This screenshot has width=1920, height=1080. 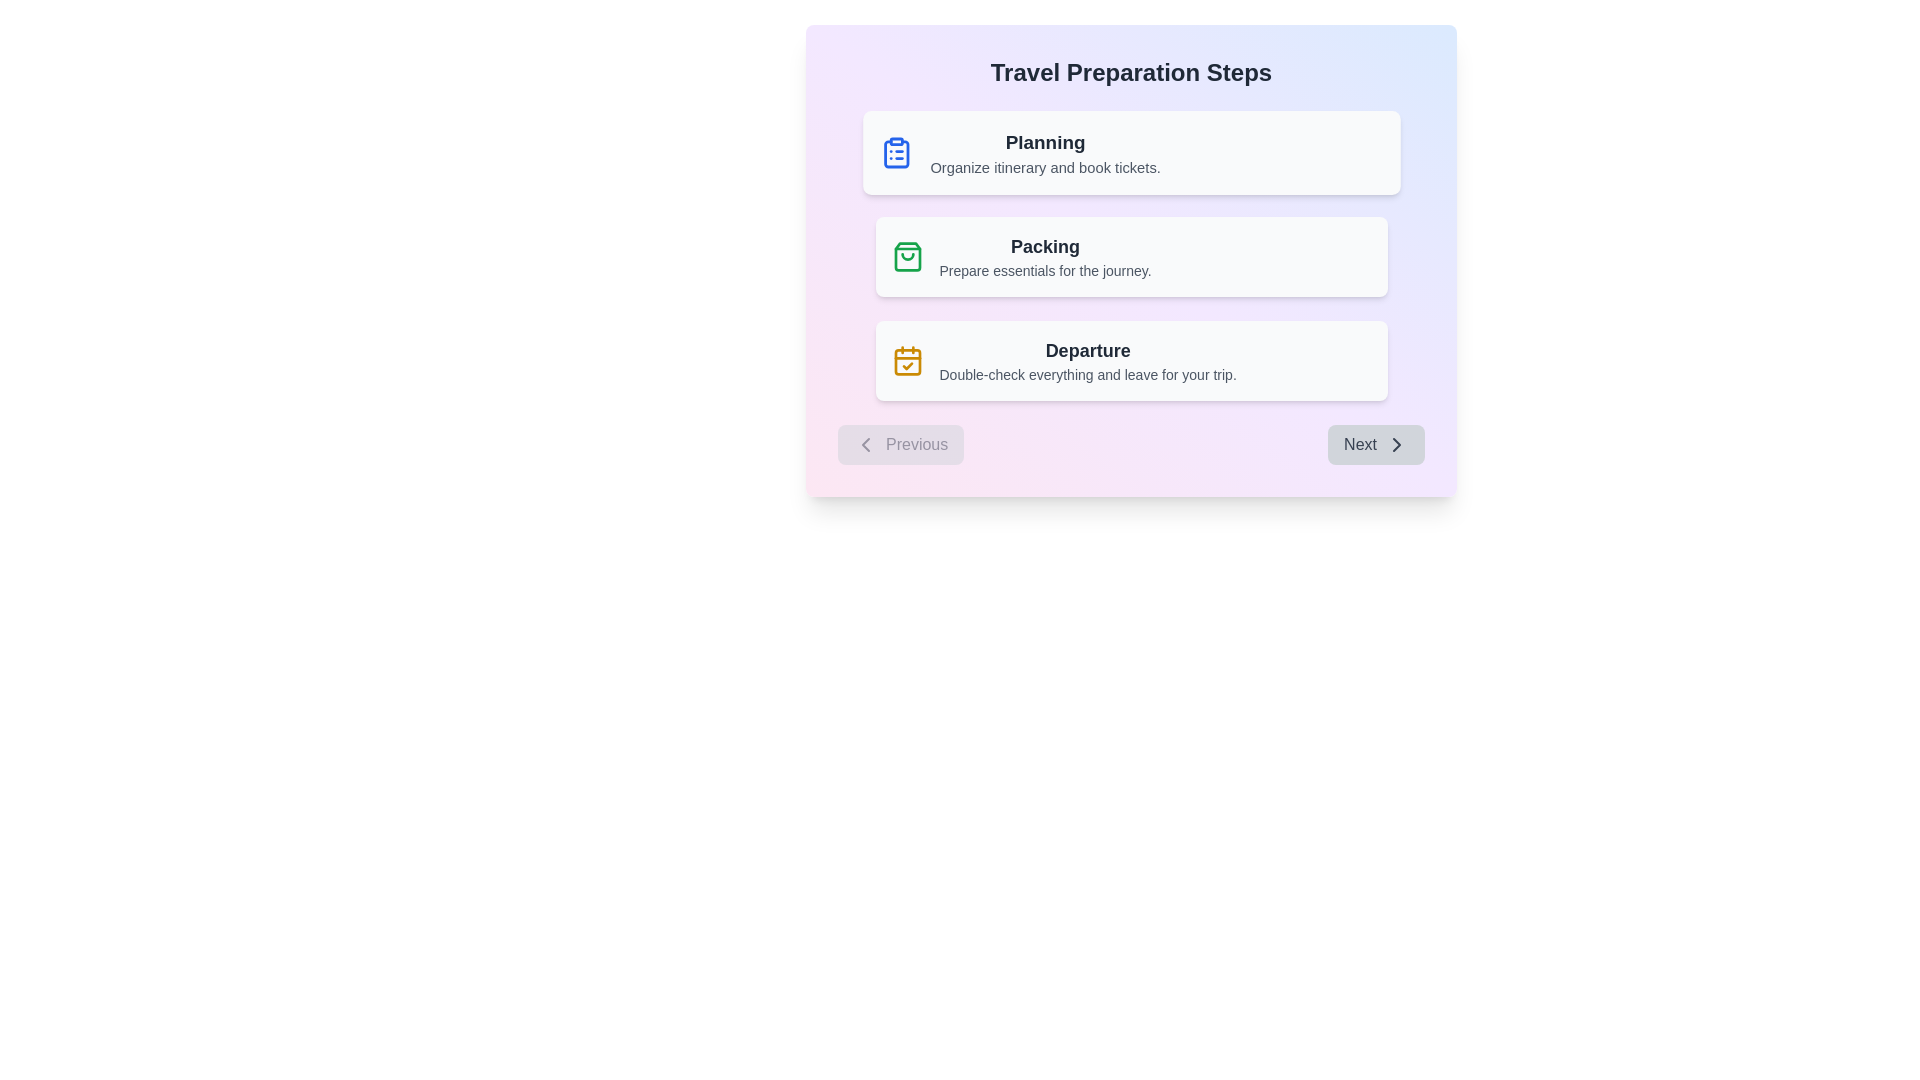 What do you see at coordinates (1131, 361) in the screenshot?
I see `the 'Departure' information card, which is the third card in the vertical list of travel preparation steps` at bounding box center [1131, 361].